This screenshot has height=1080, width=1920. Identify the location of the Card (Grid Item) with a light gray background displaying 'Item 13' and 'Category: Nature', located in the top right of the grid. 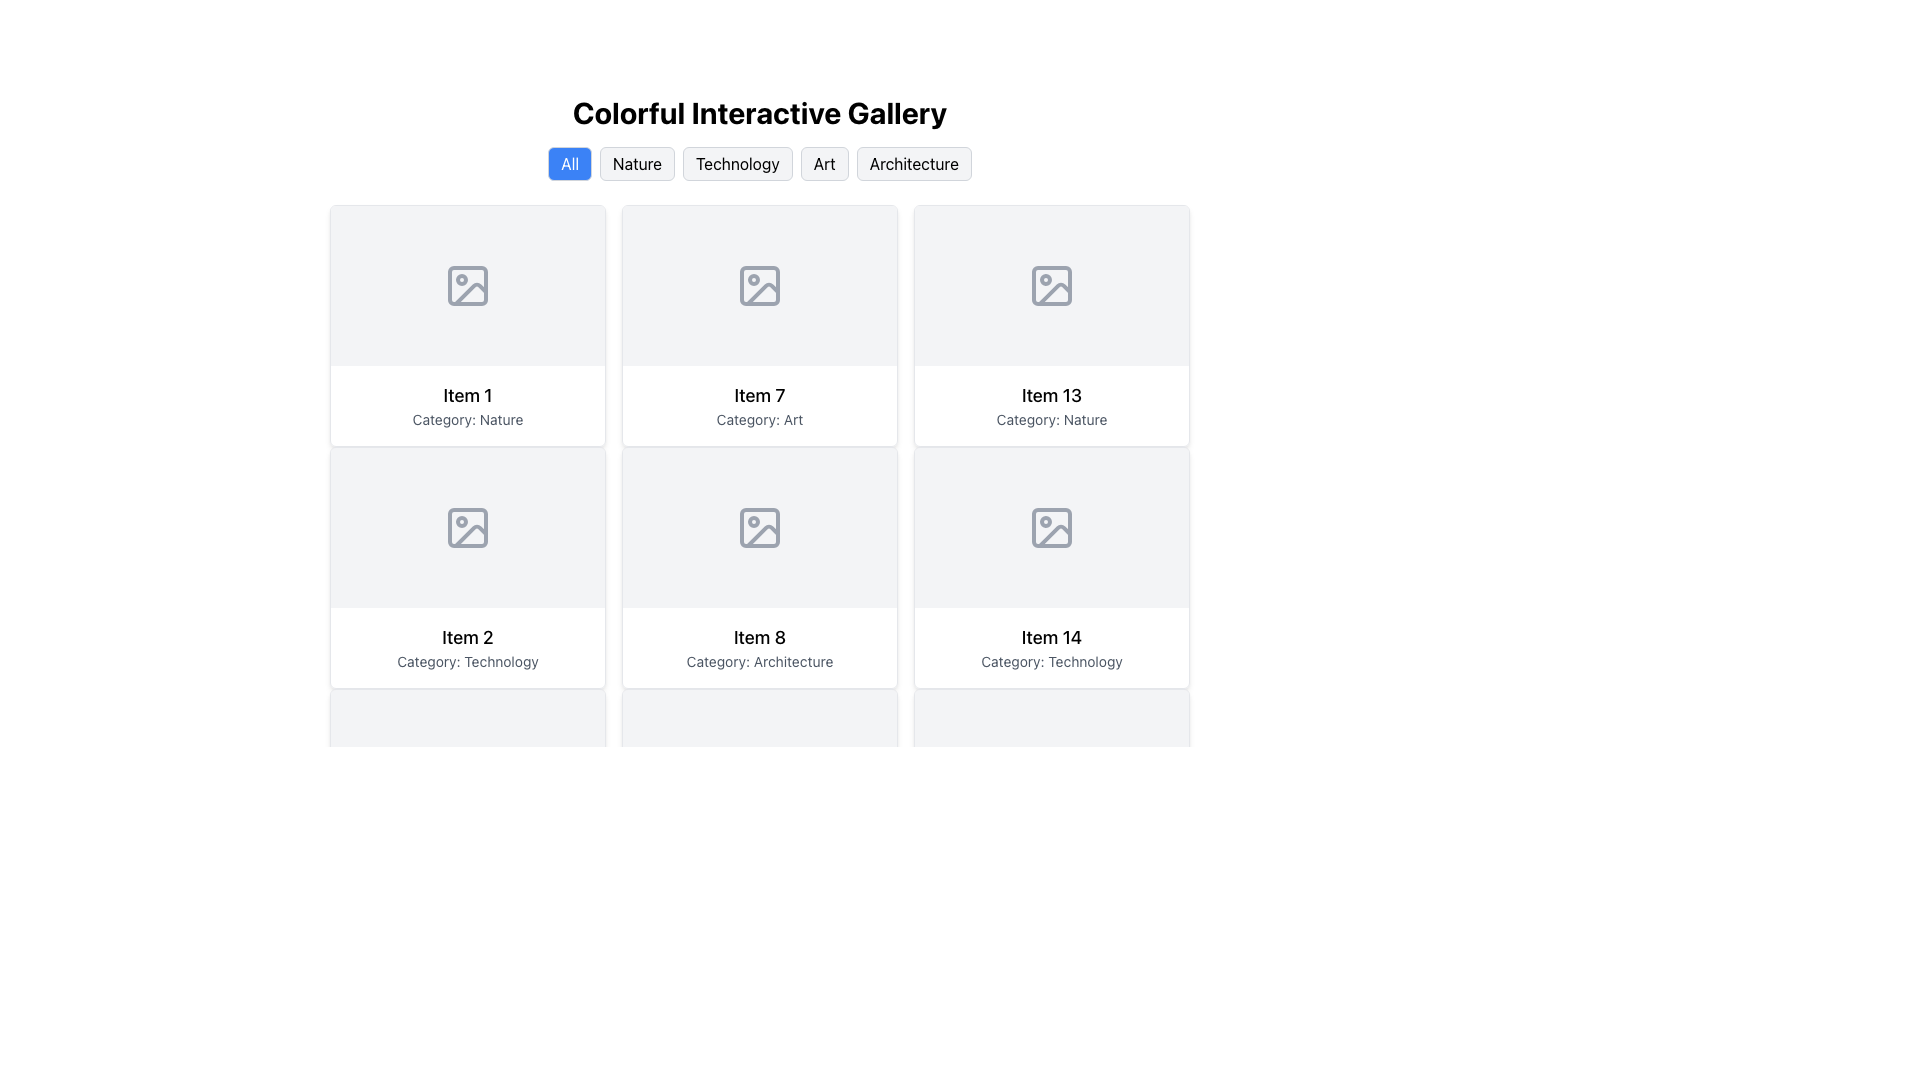
(1050, 325).